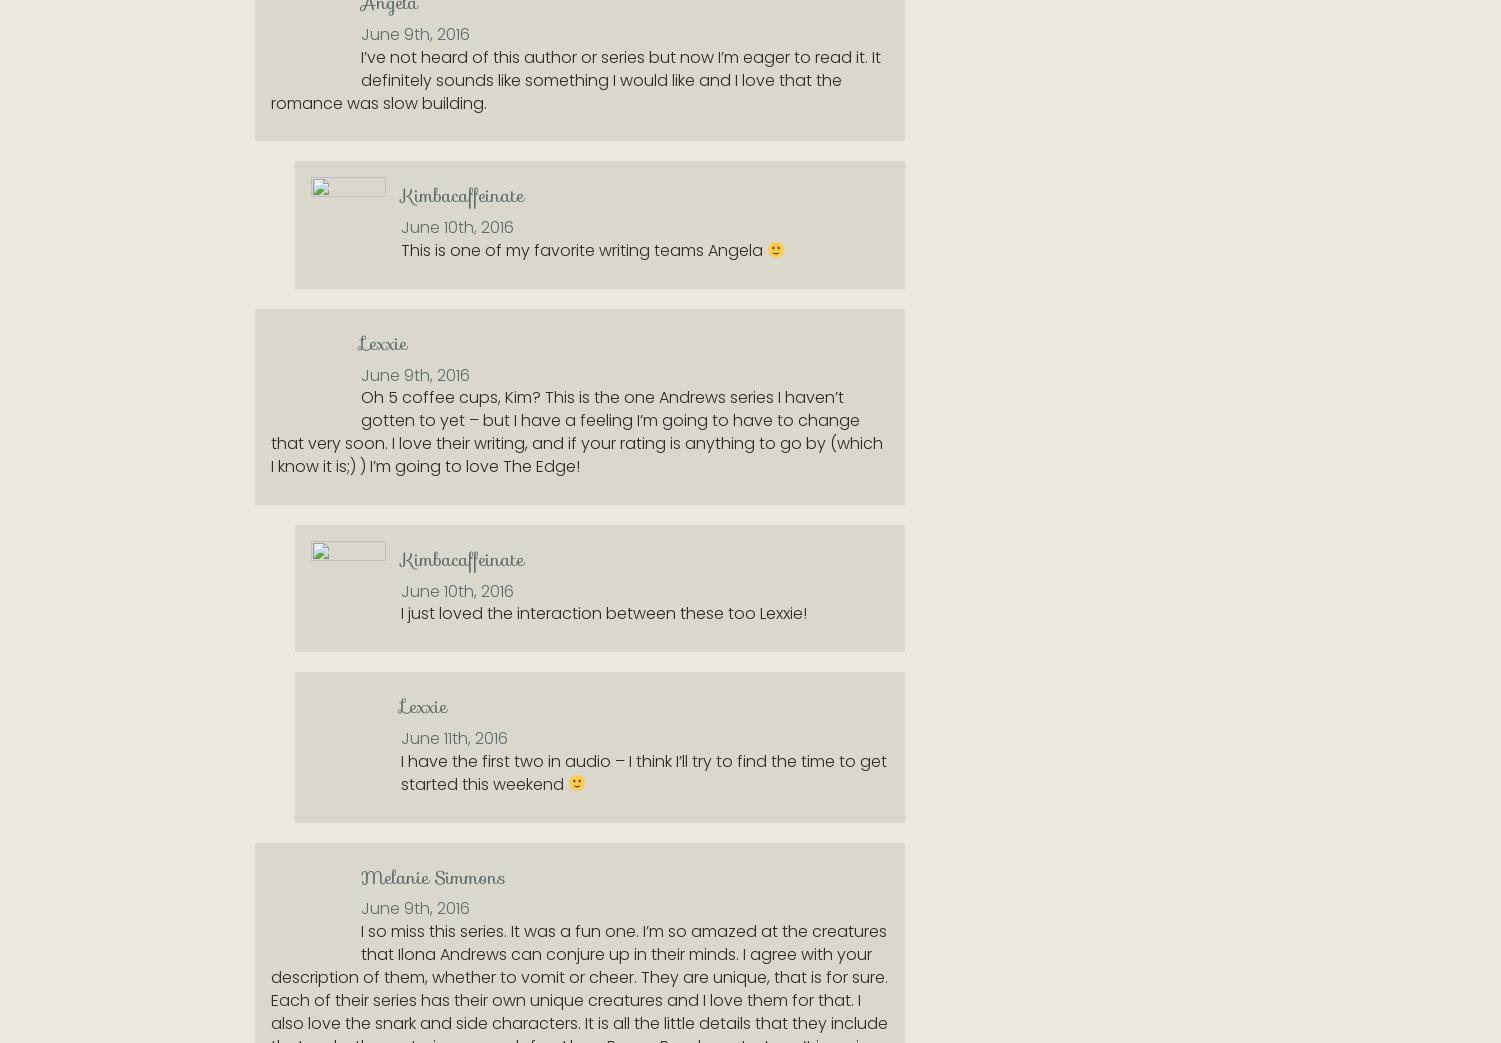 The width and height of the screenshot is (1501, 1043). What do you see at coordinates (604, 612) in the screenshot?
I see `'I just loved the interaction between these too Lexxie!'` at bounding box center [604, 612].